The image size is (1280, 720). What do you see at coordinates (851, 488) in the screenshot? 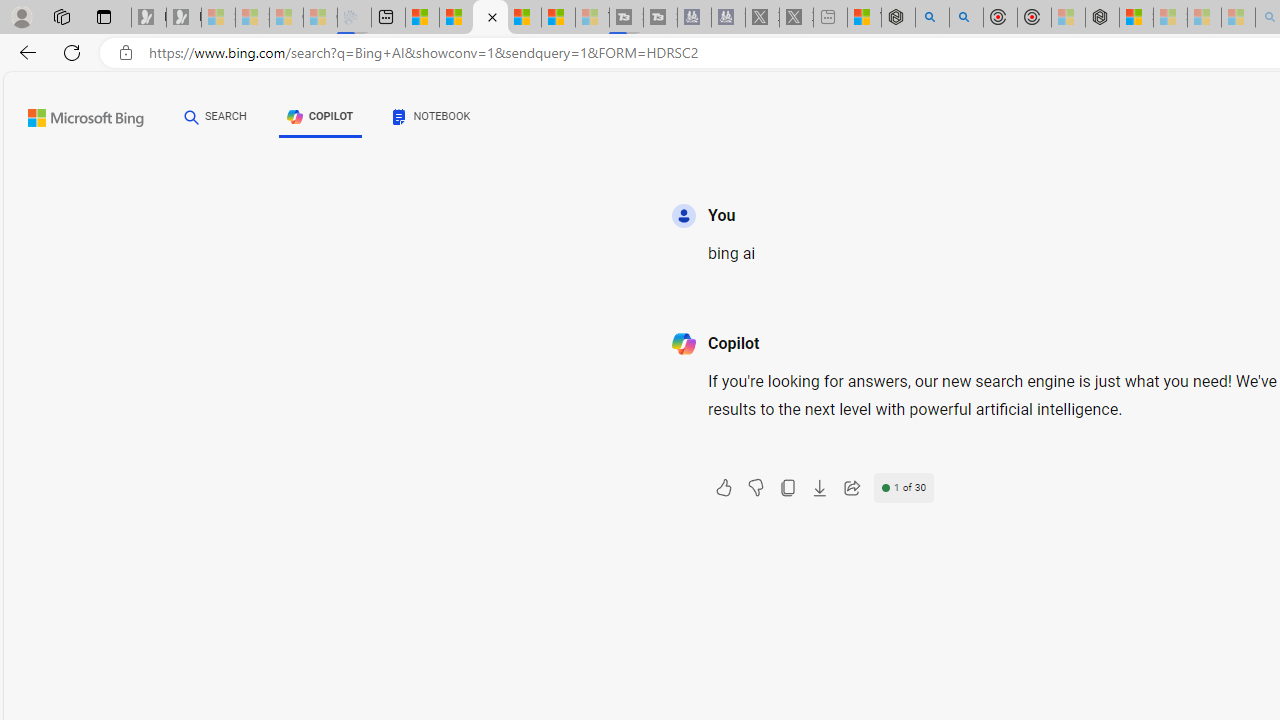
I see `'Share'` at bounding box center [851, 488].